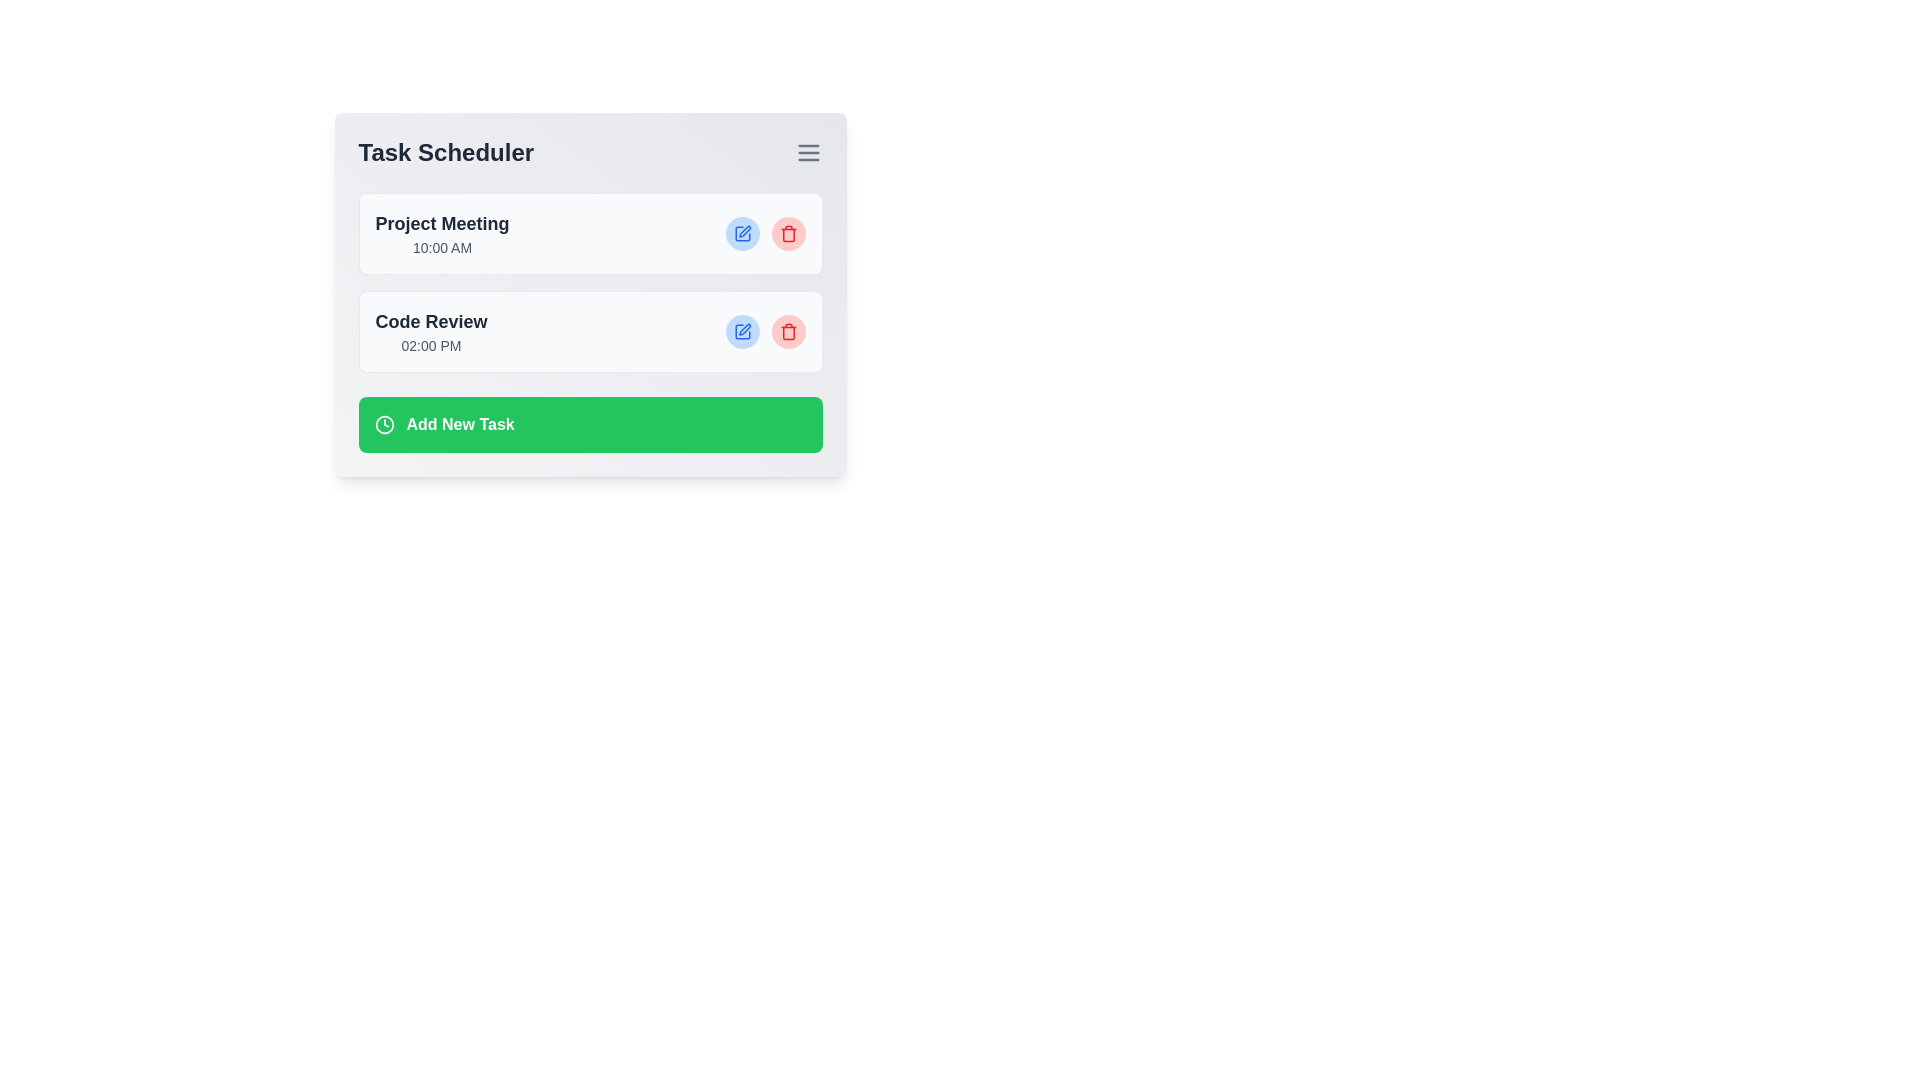 Image resolution: width=1920 pixels, height=1080 pixels. What do you see at coordinates (787, 332) in the screenshot?
I see `the trash can icon, which is part of the icon representing the delete action for the associated task next to 'Code Review'` at bounding box center [787, 332].